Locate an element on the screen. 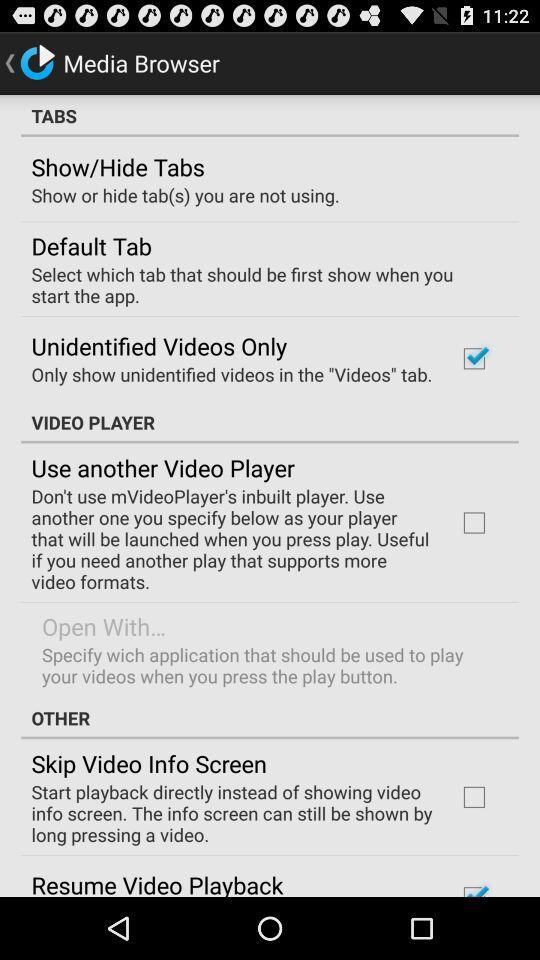 The image size is (540, 960). the specify wich application app is located at coordinates (268, 665).